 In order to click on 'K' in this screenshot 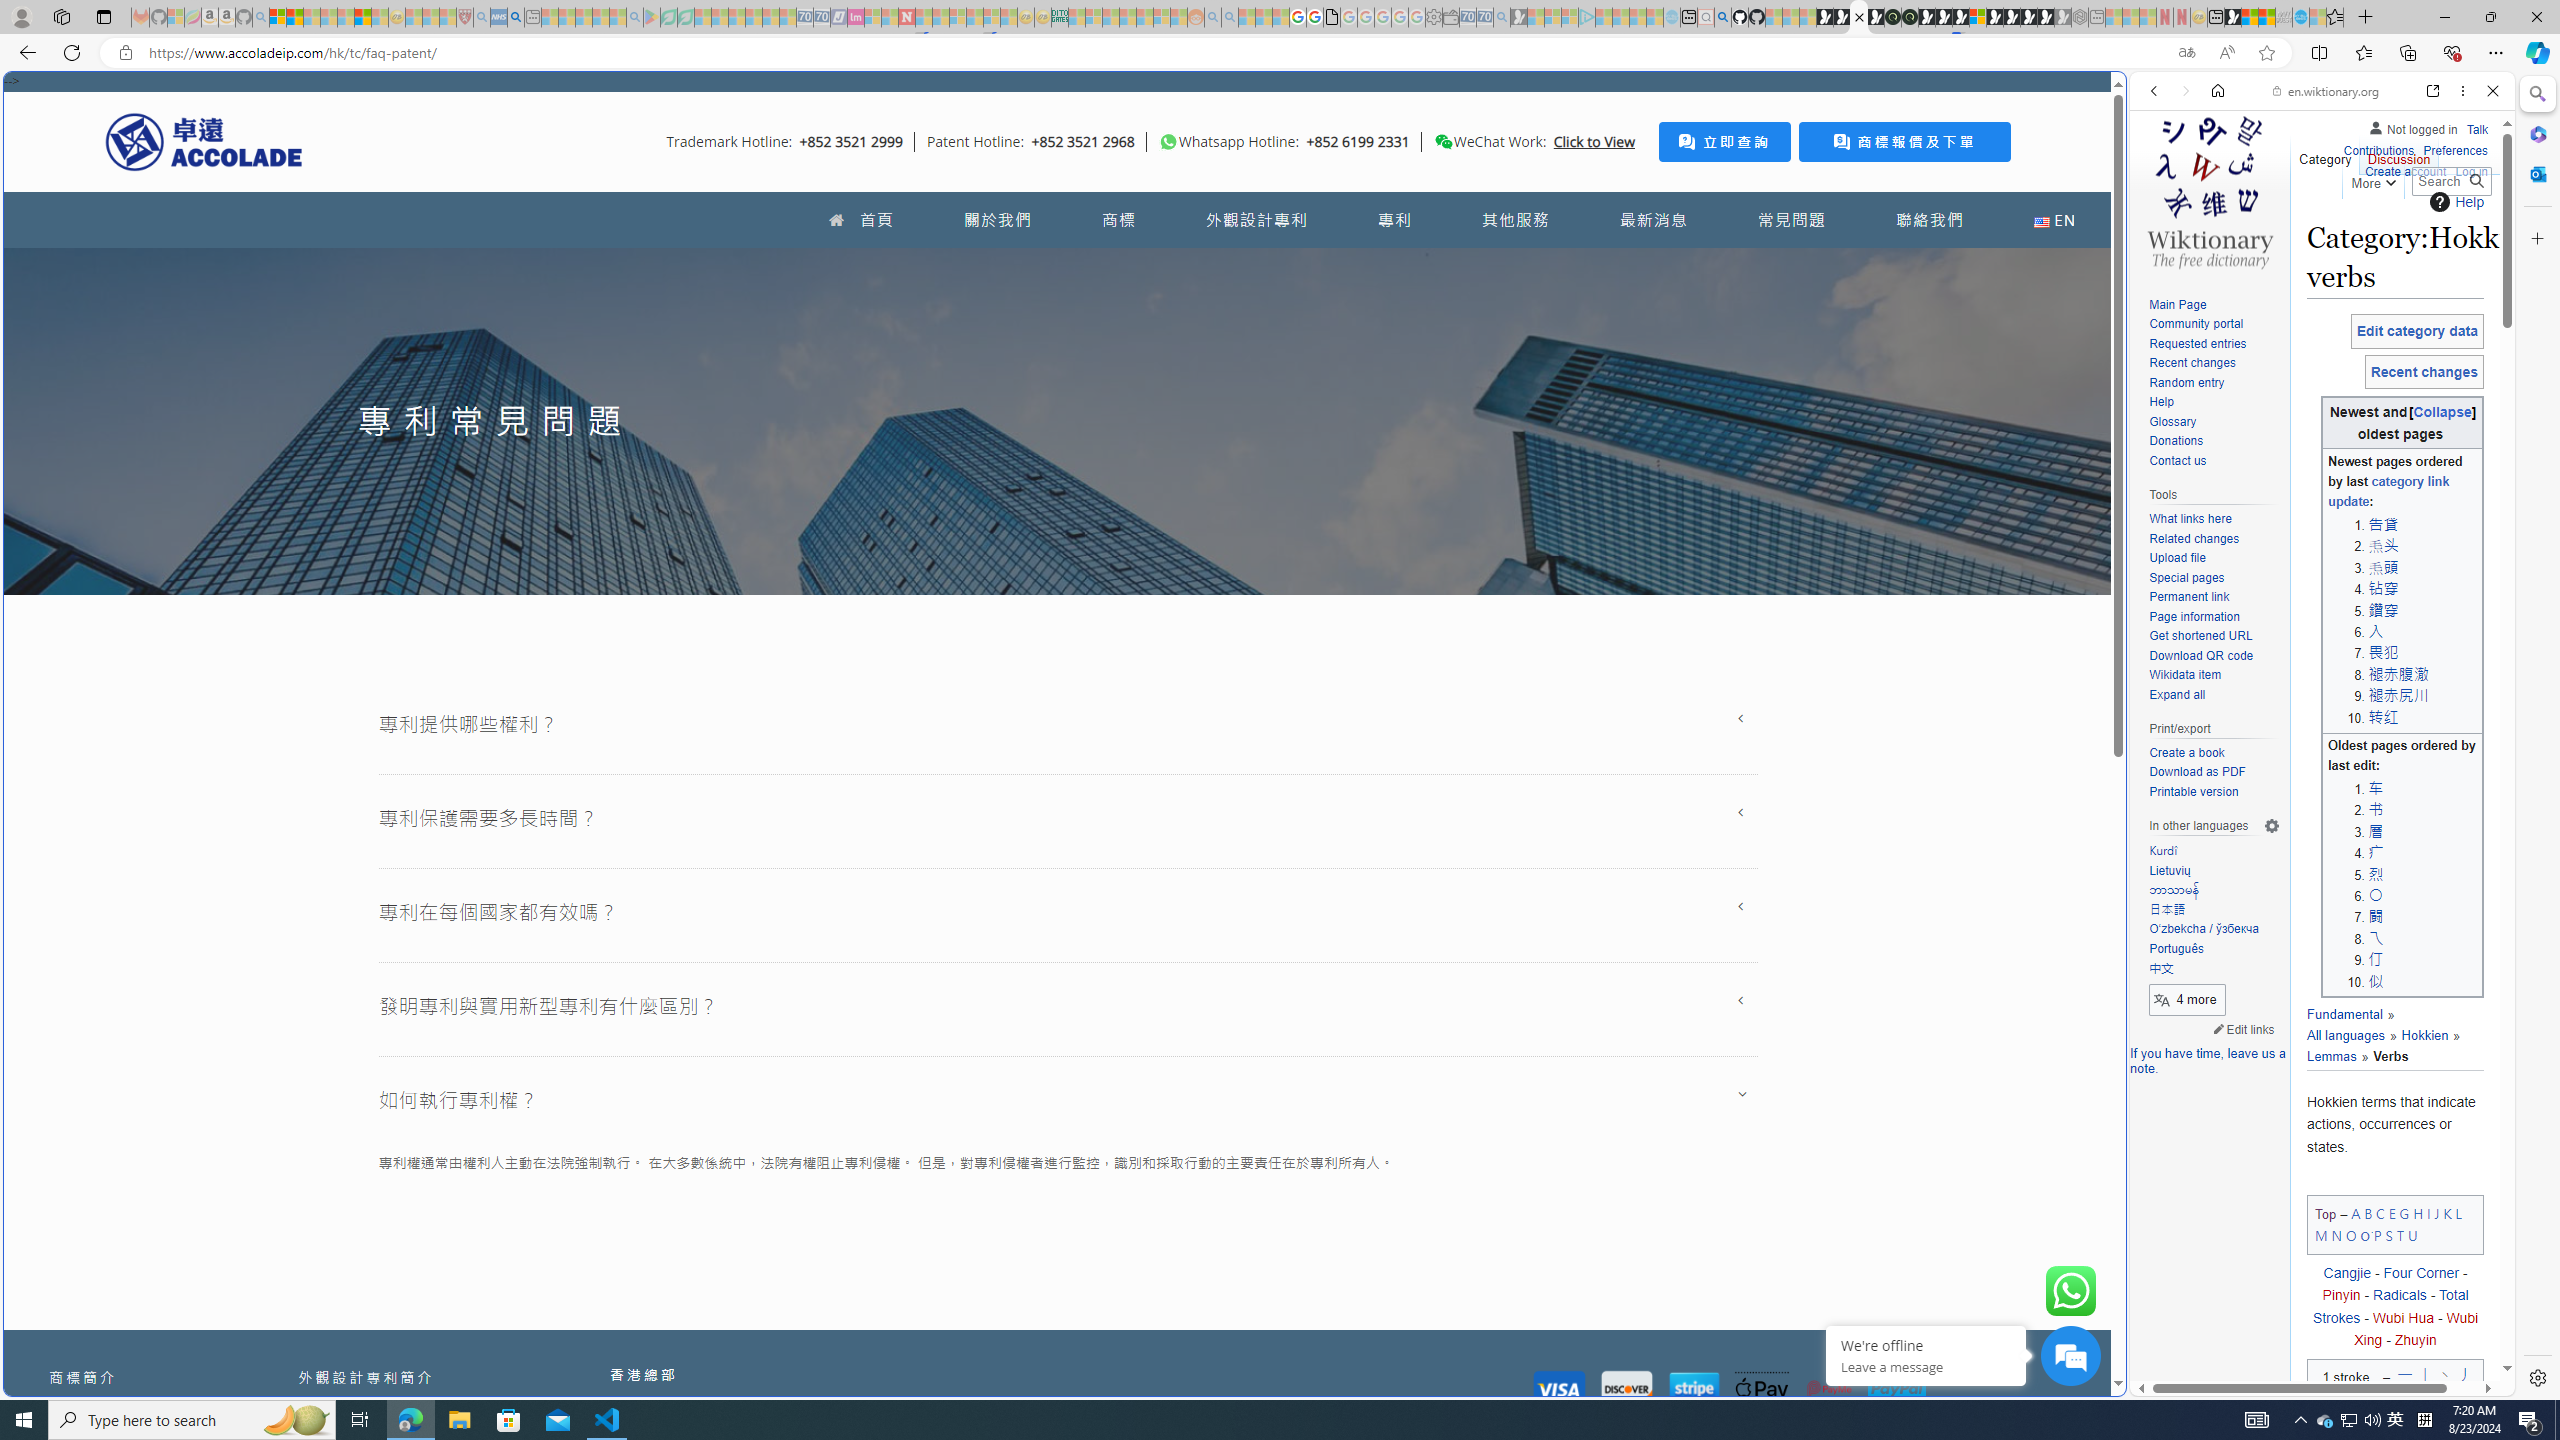, I will do `click(2446, 1213)`.